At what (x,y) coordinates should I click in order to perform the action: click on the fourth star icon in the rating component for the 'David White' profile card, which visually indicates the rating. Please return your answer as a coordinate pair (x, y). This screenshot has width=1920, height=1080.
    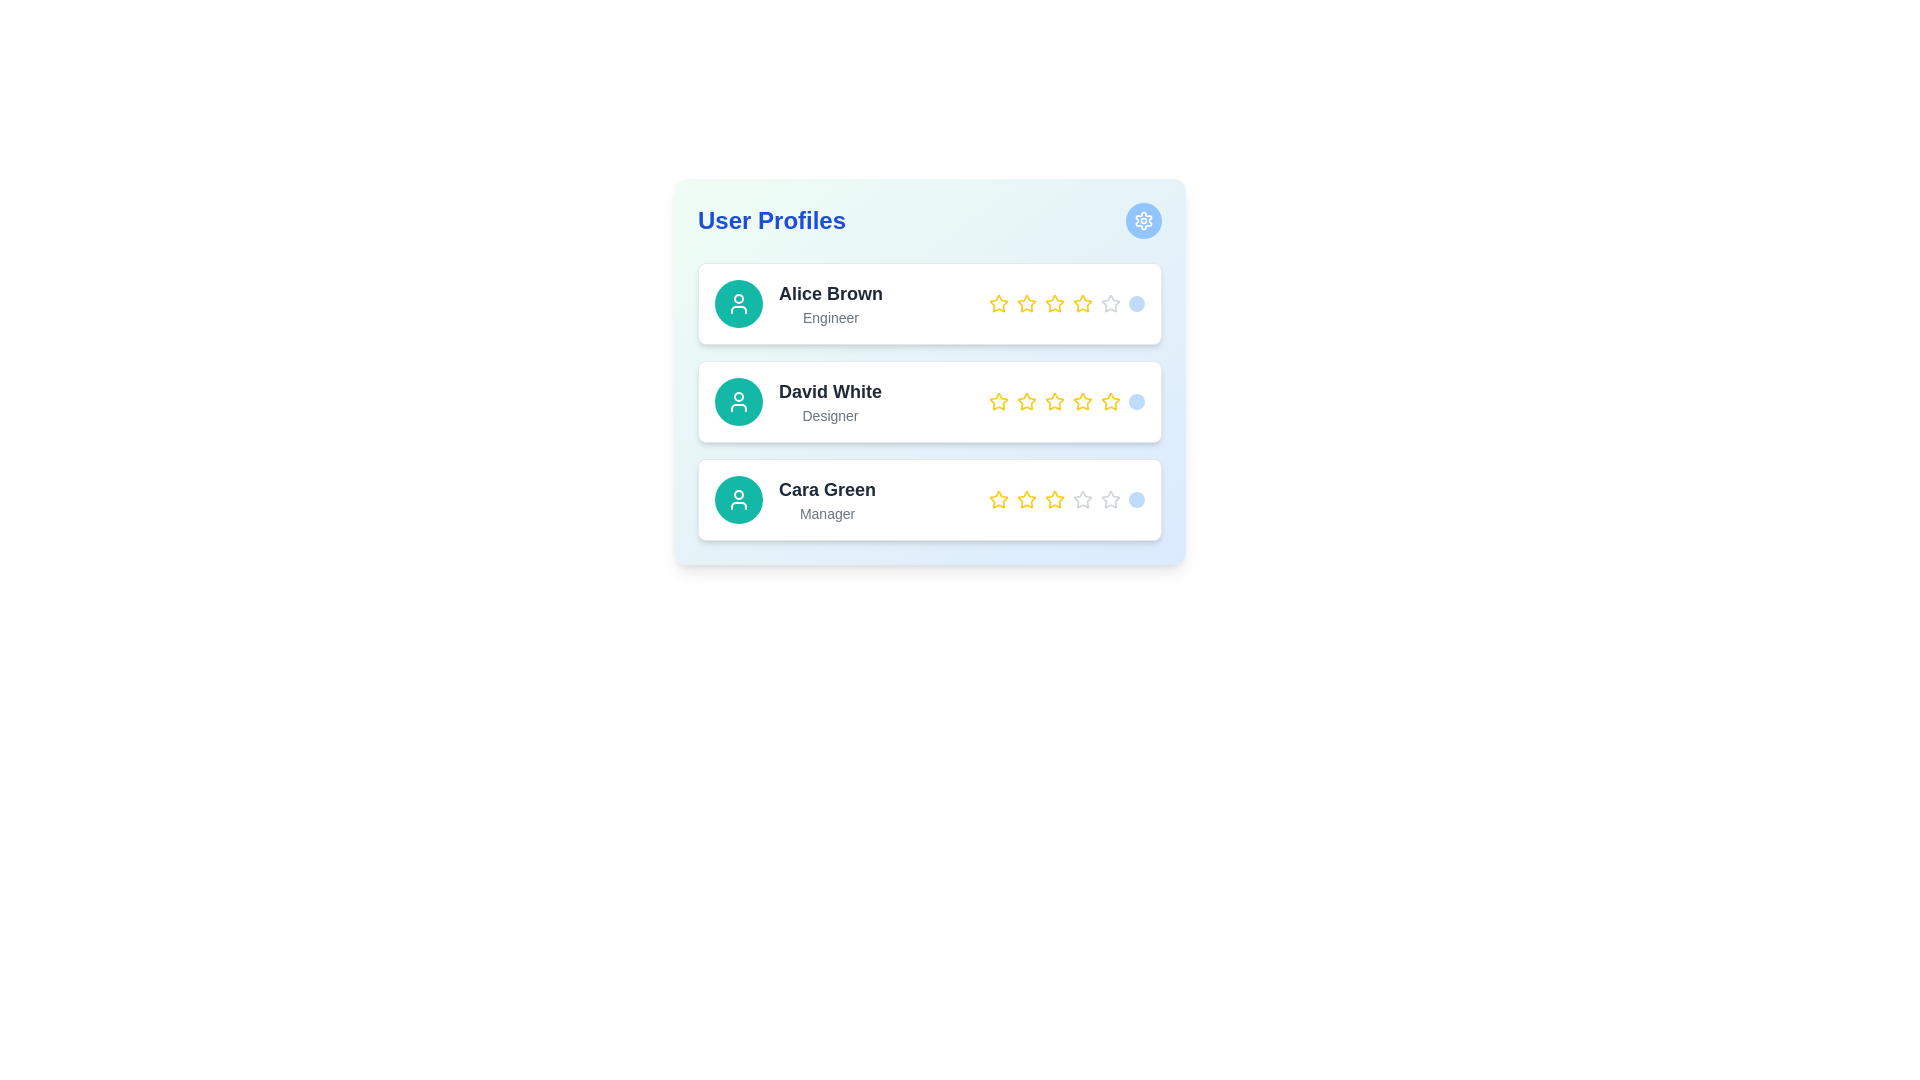
    Looking at the image, I should click on (1109, 401).